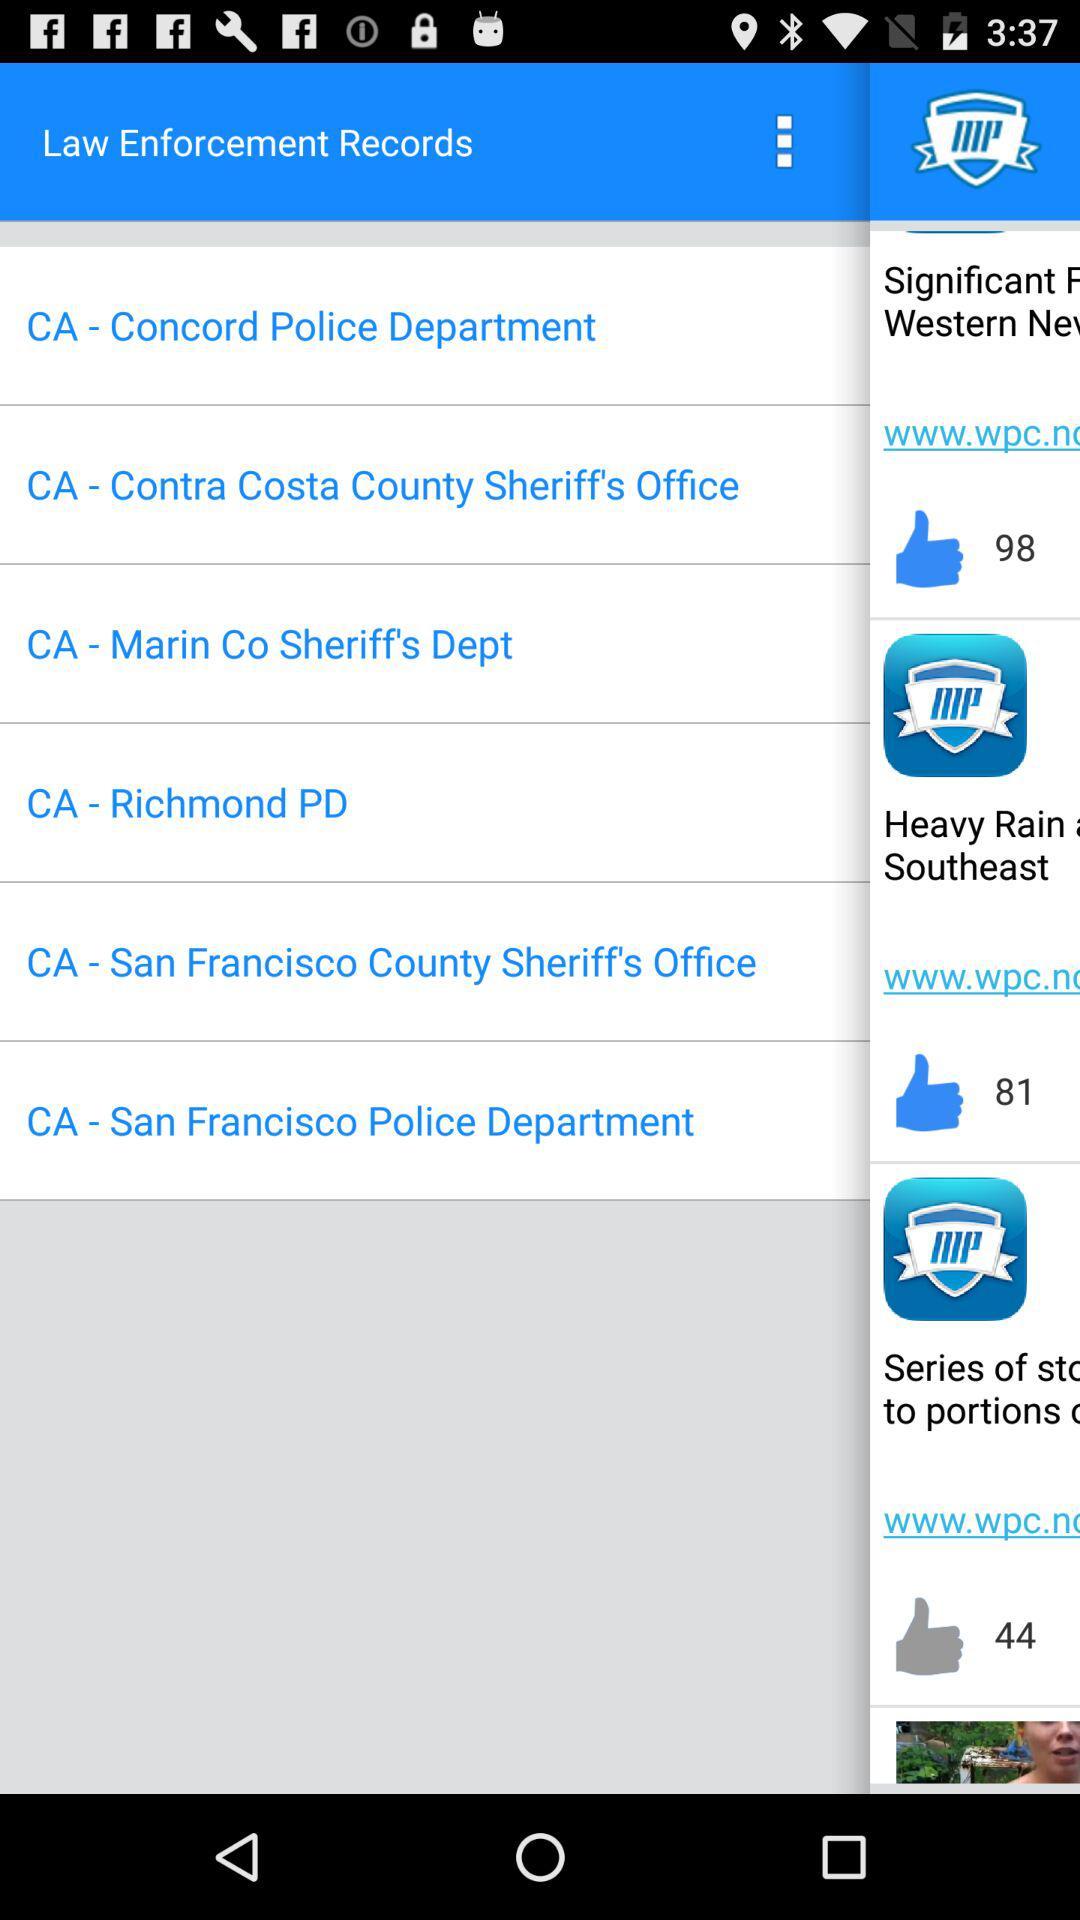 This screenshot has width=1080, height=1920. I want to click on ca marin co icon, so click(268, 643).